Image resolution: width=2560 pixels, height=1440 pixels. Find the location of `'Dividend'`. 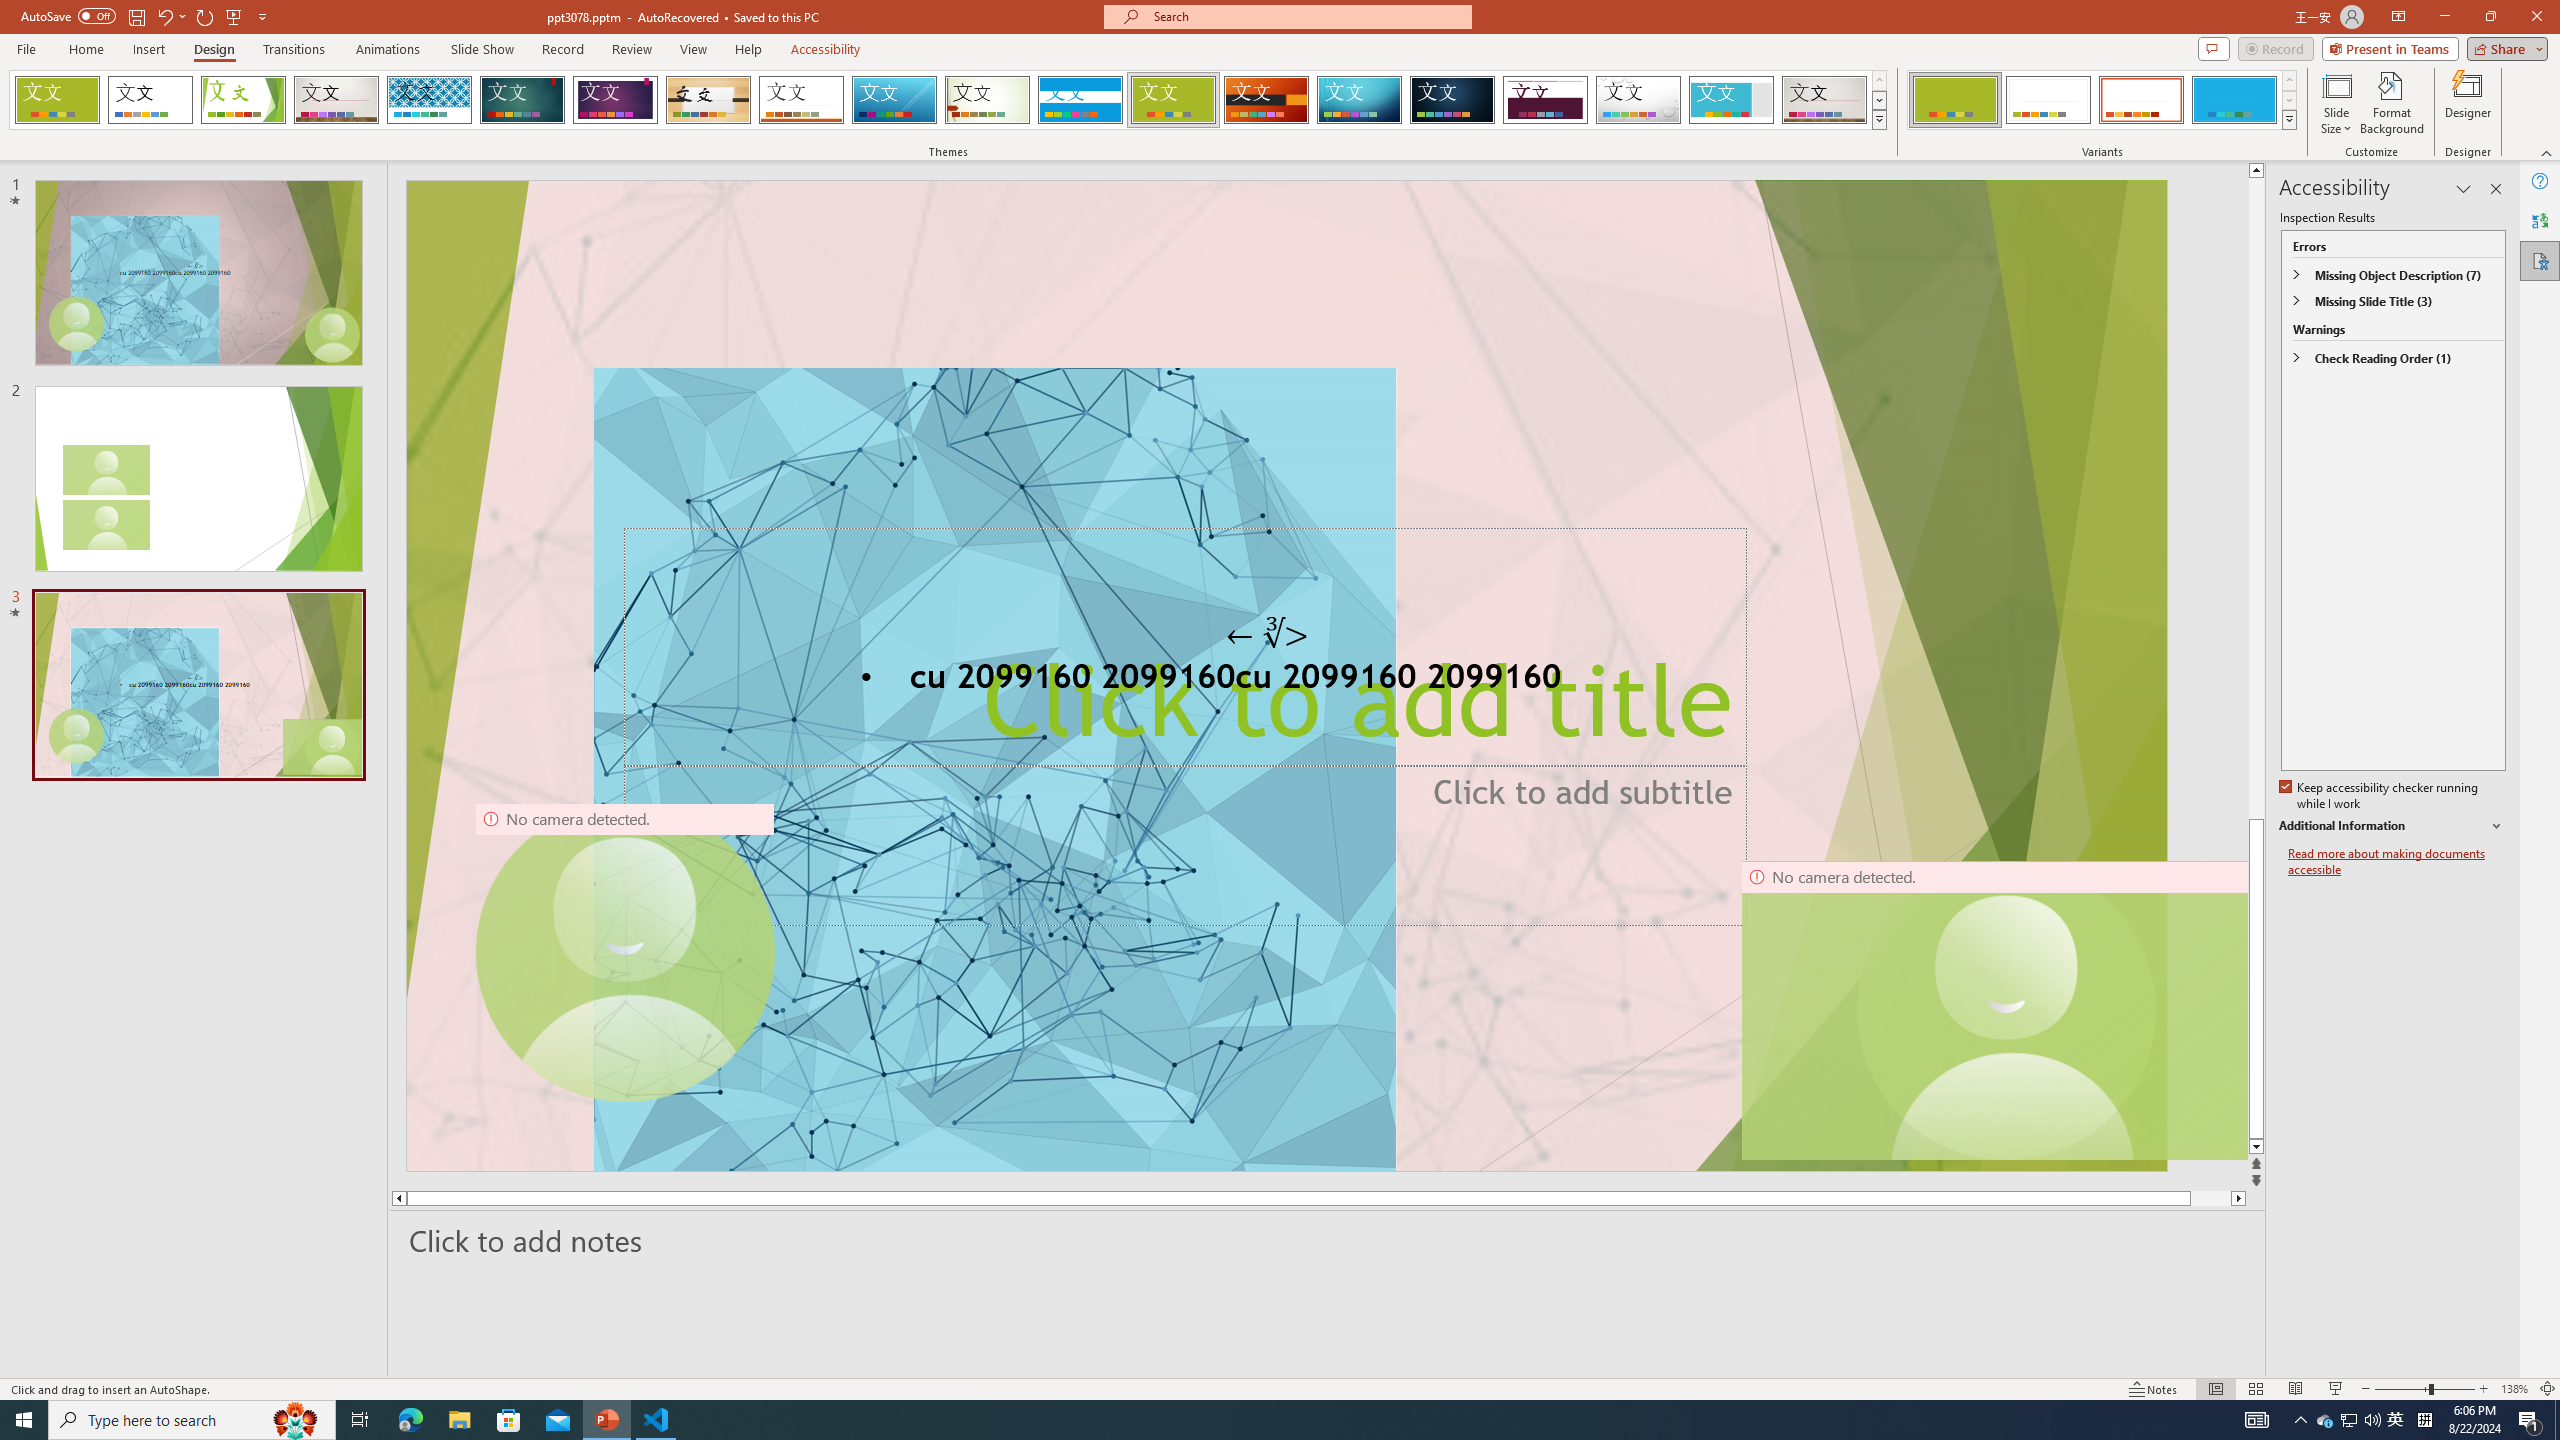

'Dividend' is located at coordinates (1545, 99).